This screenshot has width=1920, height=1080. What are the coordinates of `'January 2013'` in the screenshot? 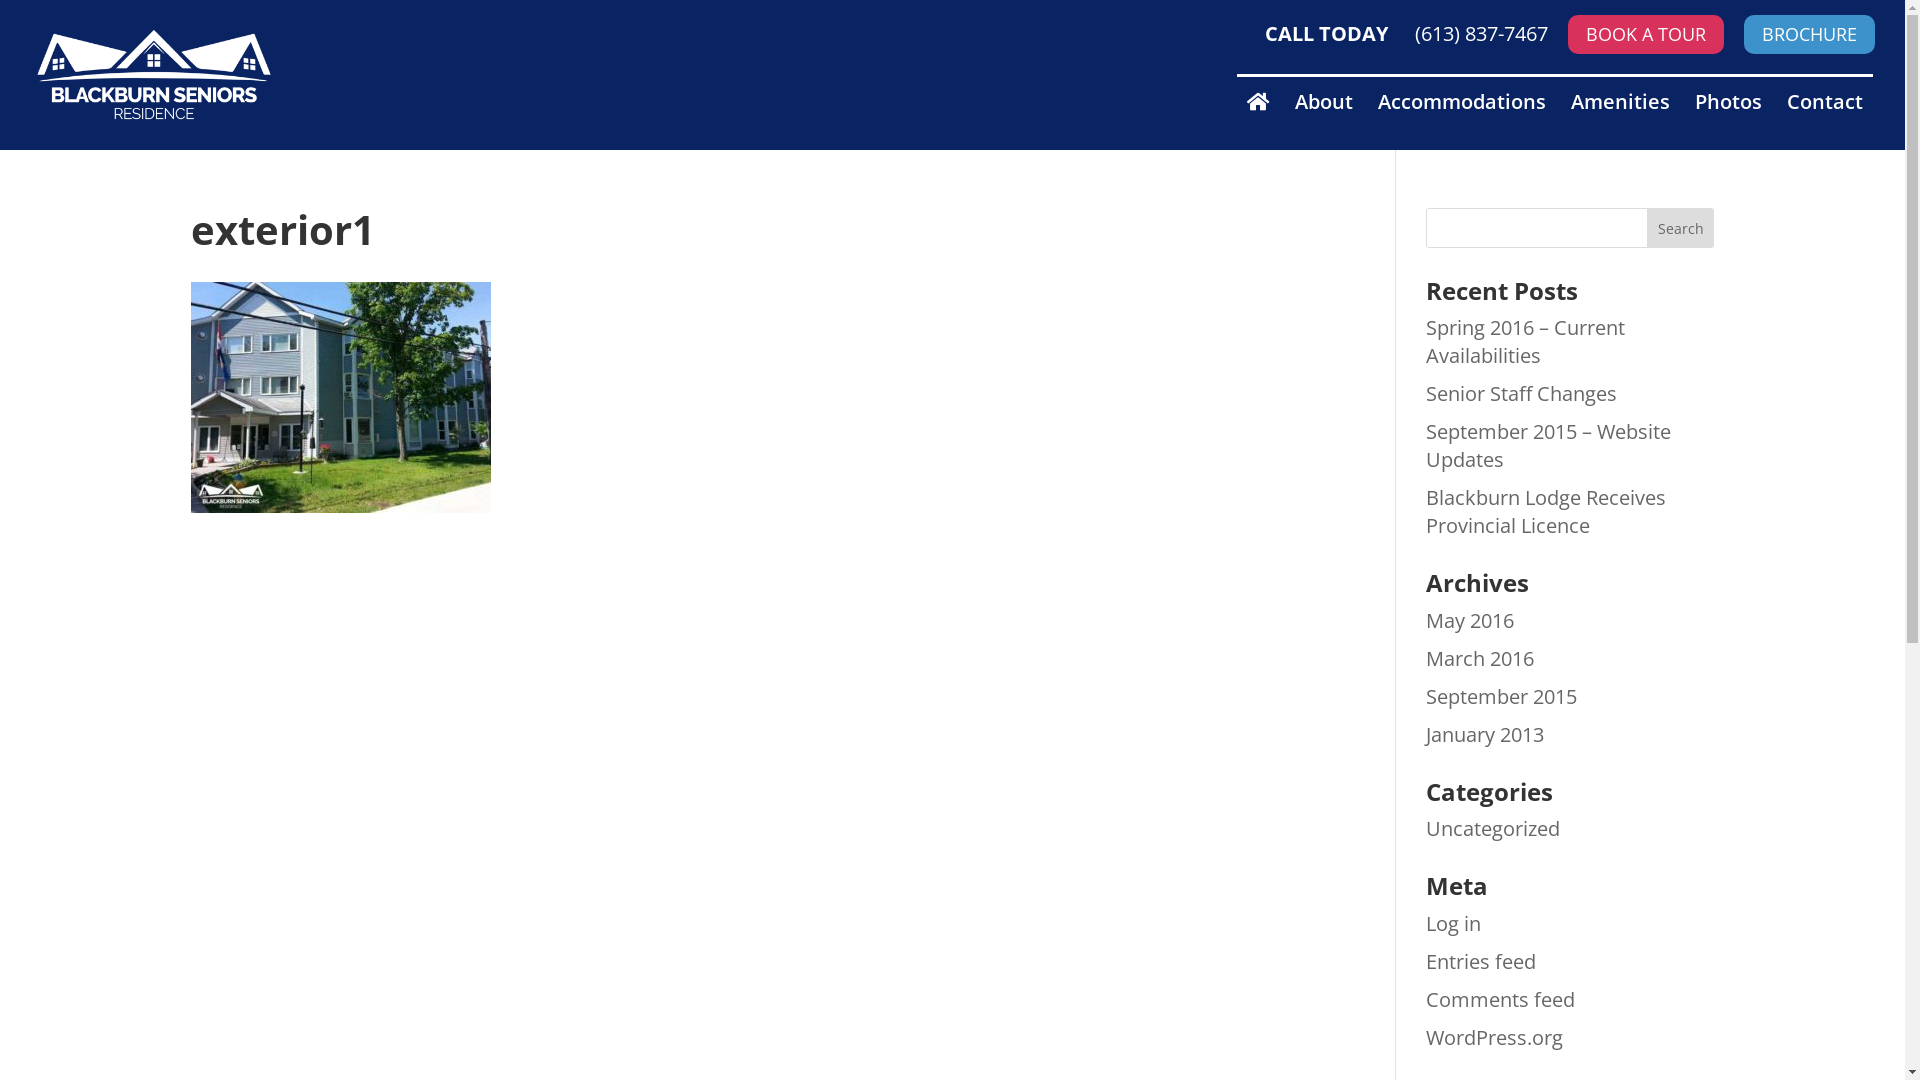 It's located at (1484, 734).